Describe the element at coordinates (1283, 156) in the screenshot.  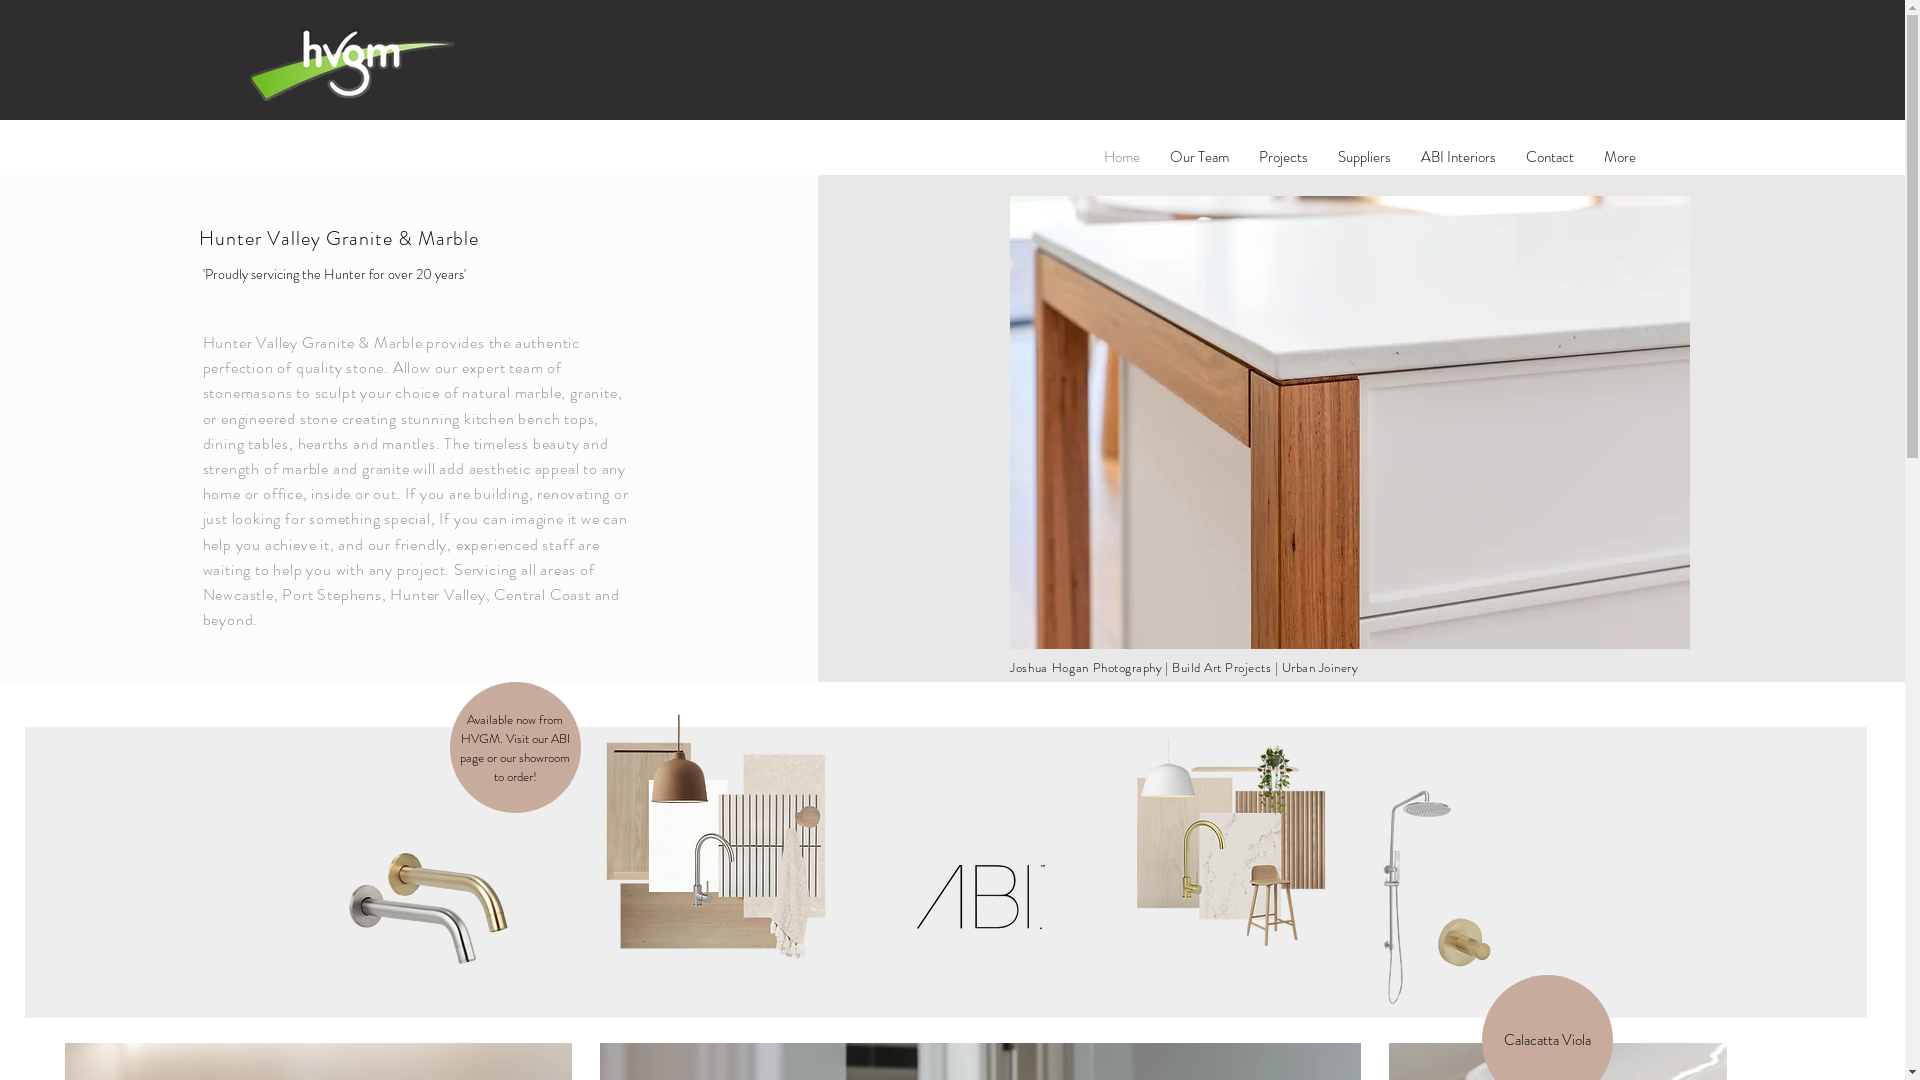
I see `'Projects'` at that location.